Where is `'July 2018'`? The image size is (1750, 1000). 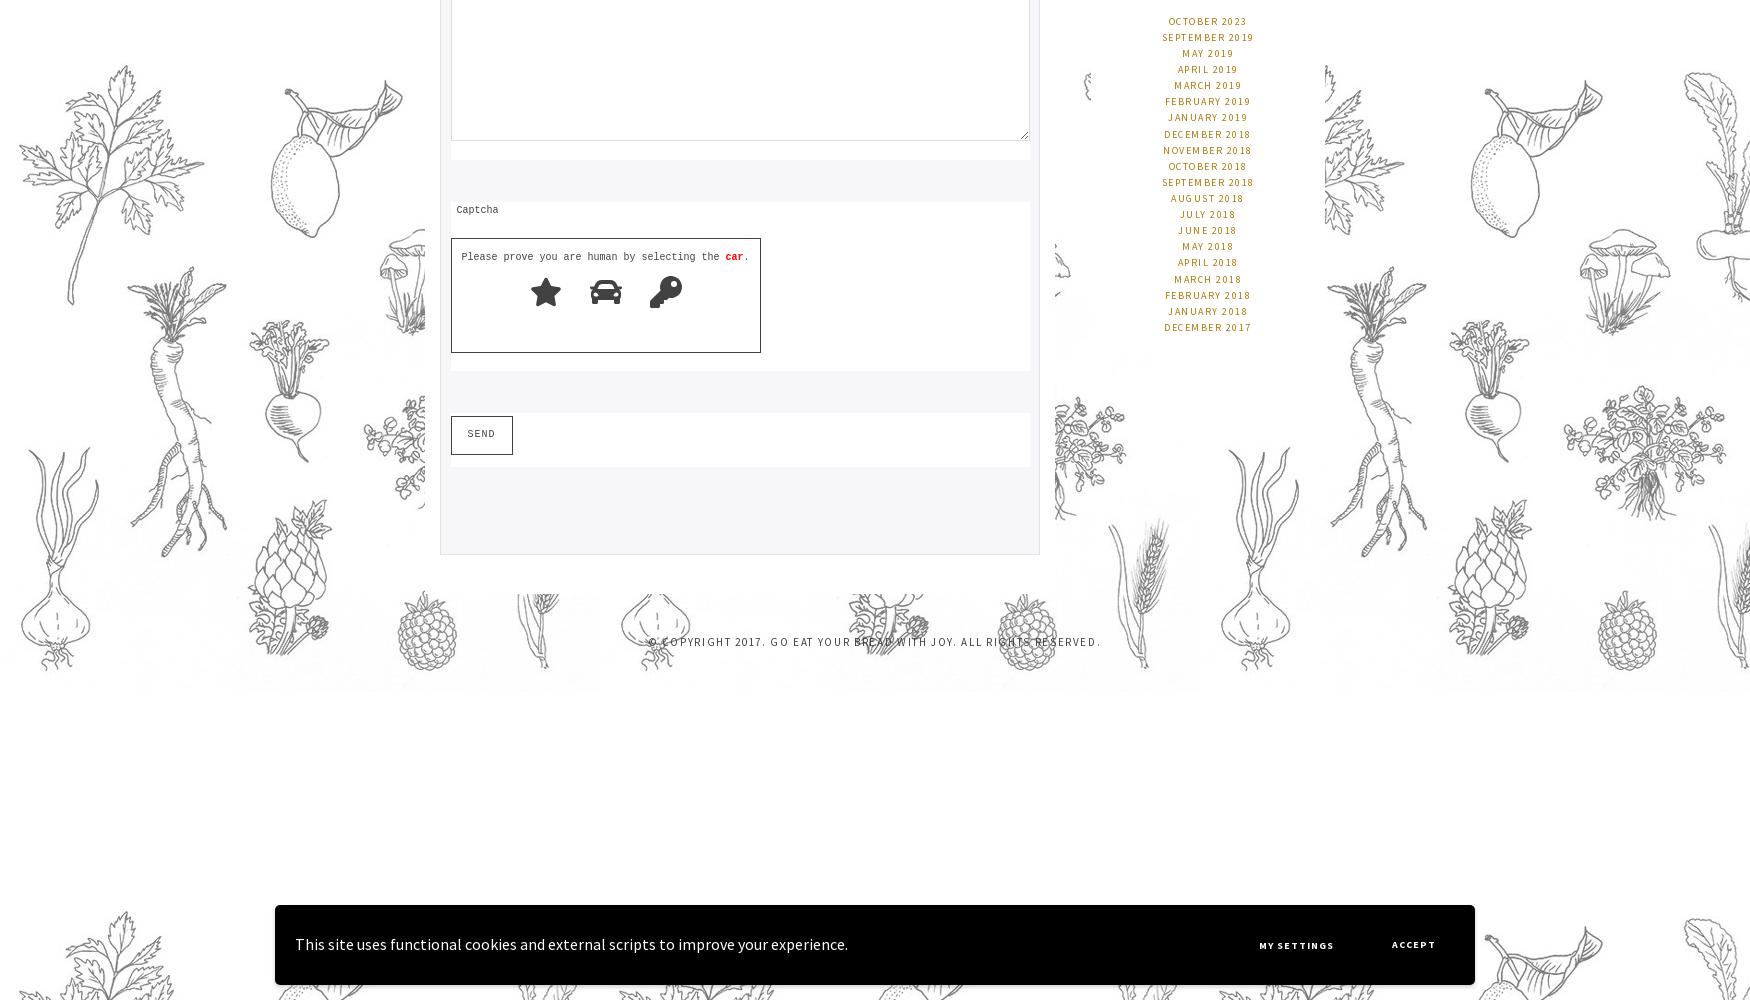
'July 2018' is located at coordinates (1207, 213).